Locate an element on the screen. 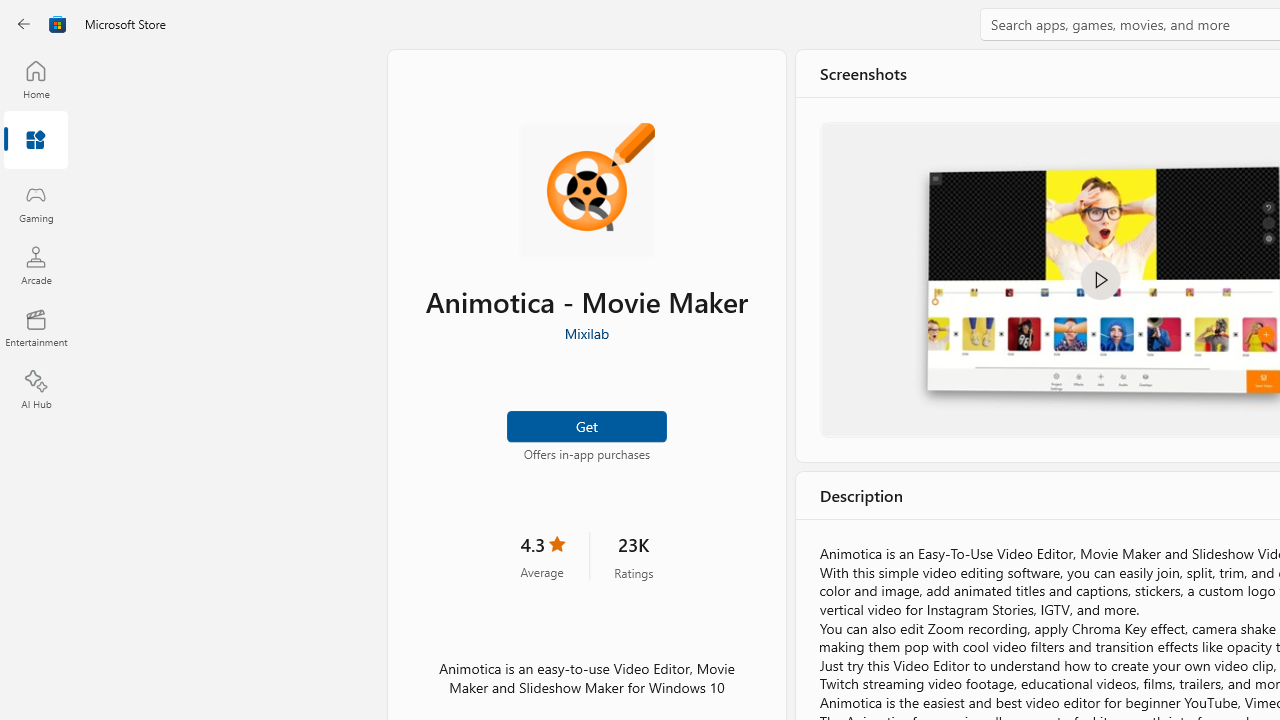 The image size is (1280, 720). 'Home' is located at coordinates (35, 78).